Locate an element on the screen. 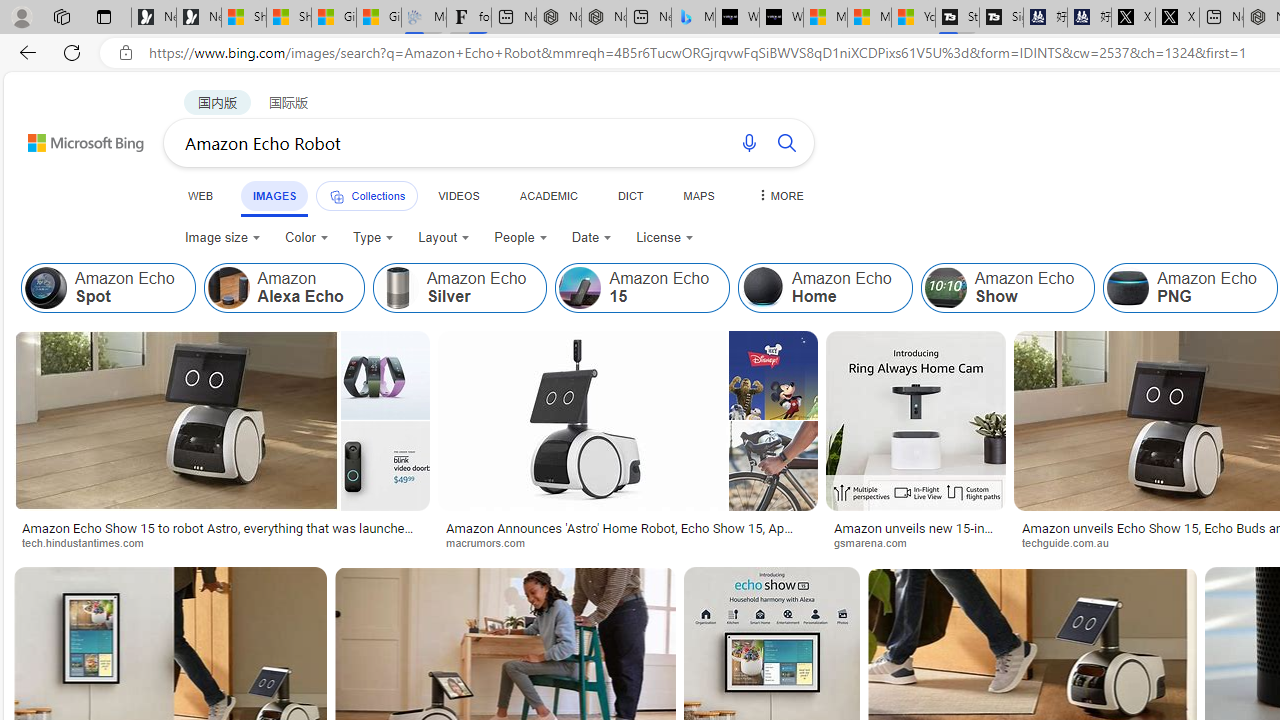  'Microsoft Bing Travel - Shangri-La Hotel Bangkok' is located at coordinates (693, 17).